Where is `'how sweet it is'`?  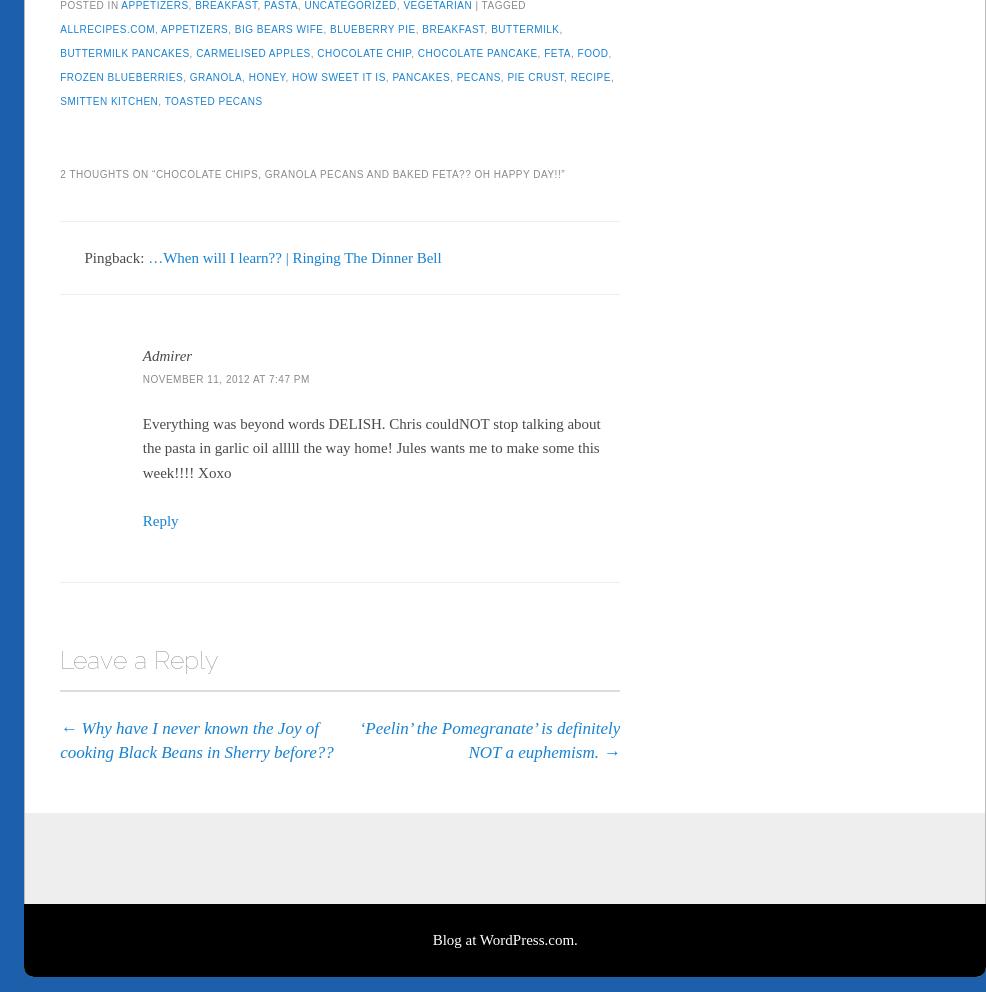
'how sweet it is' is located at coordinates (337, 72).